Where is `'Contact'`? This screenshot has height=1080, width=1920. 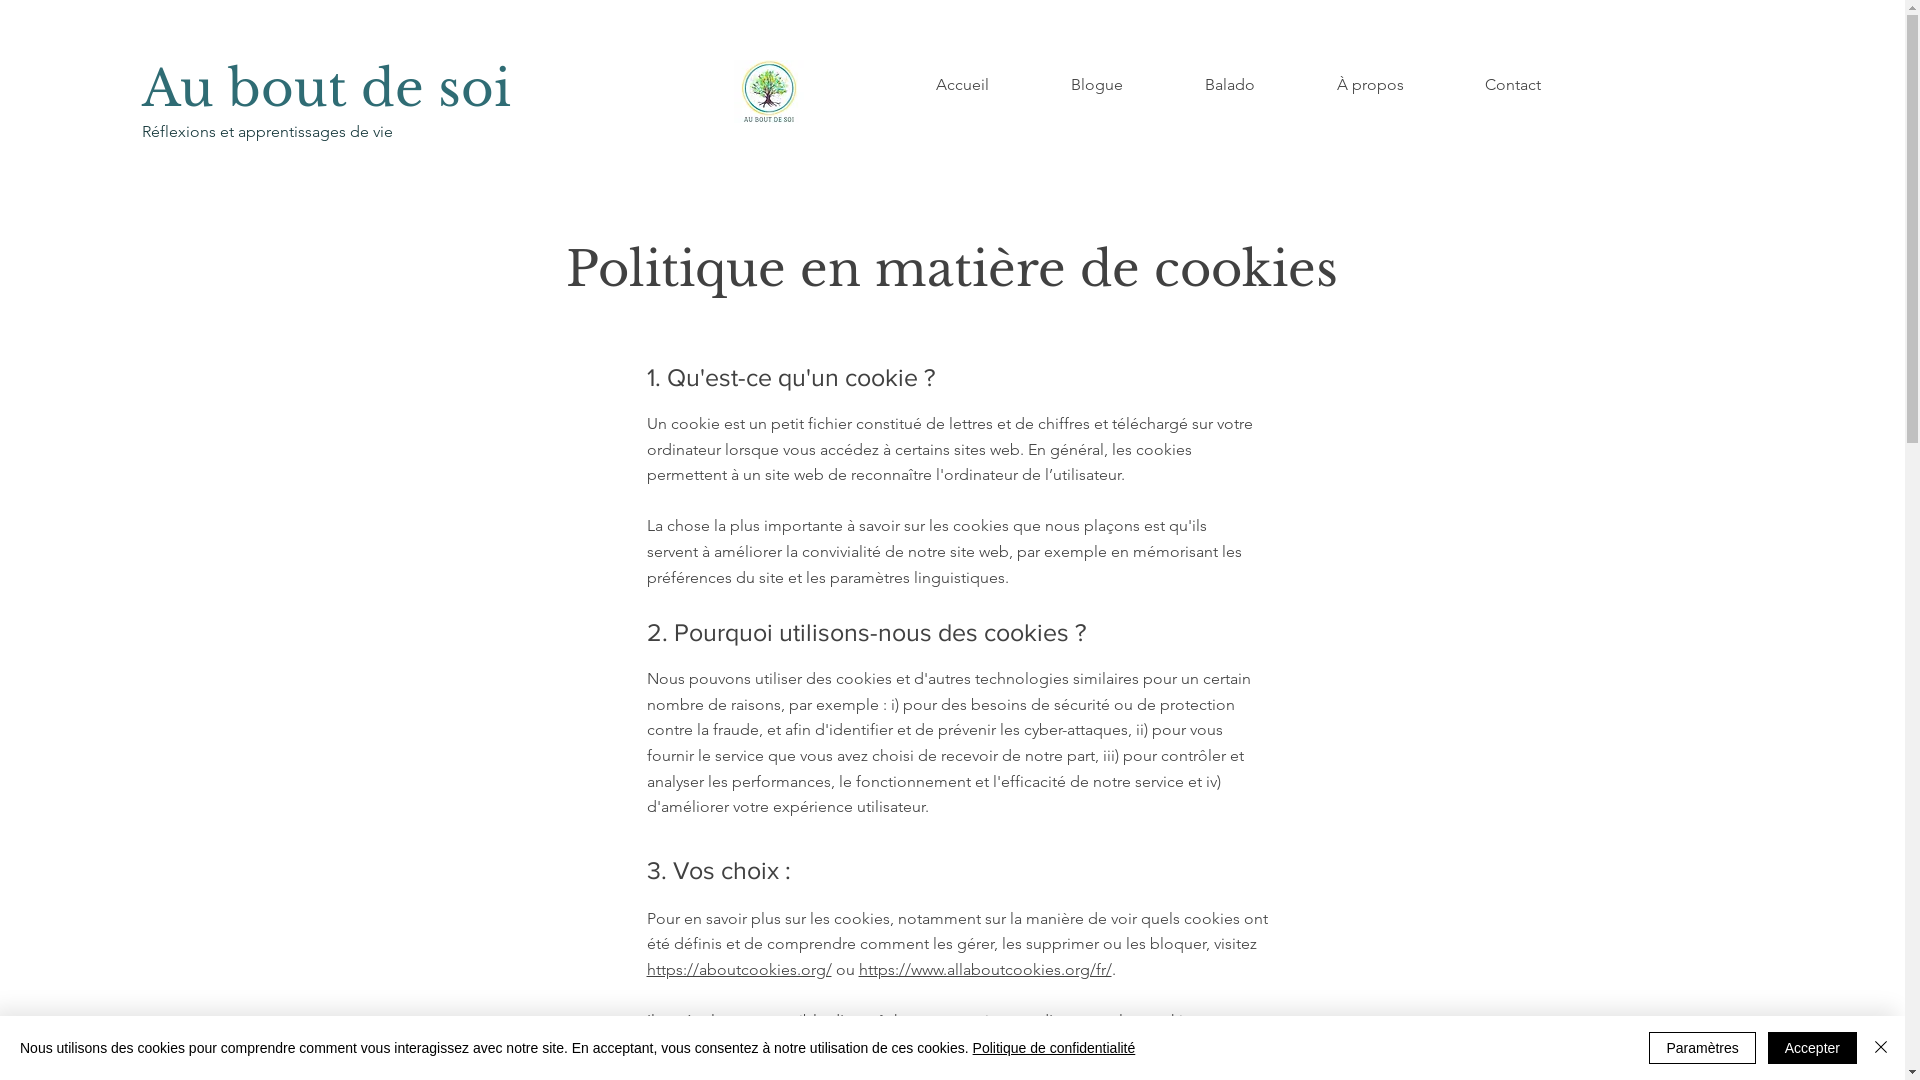 'Contact' is located at coordinates (1512, 83).